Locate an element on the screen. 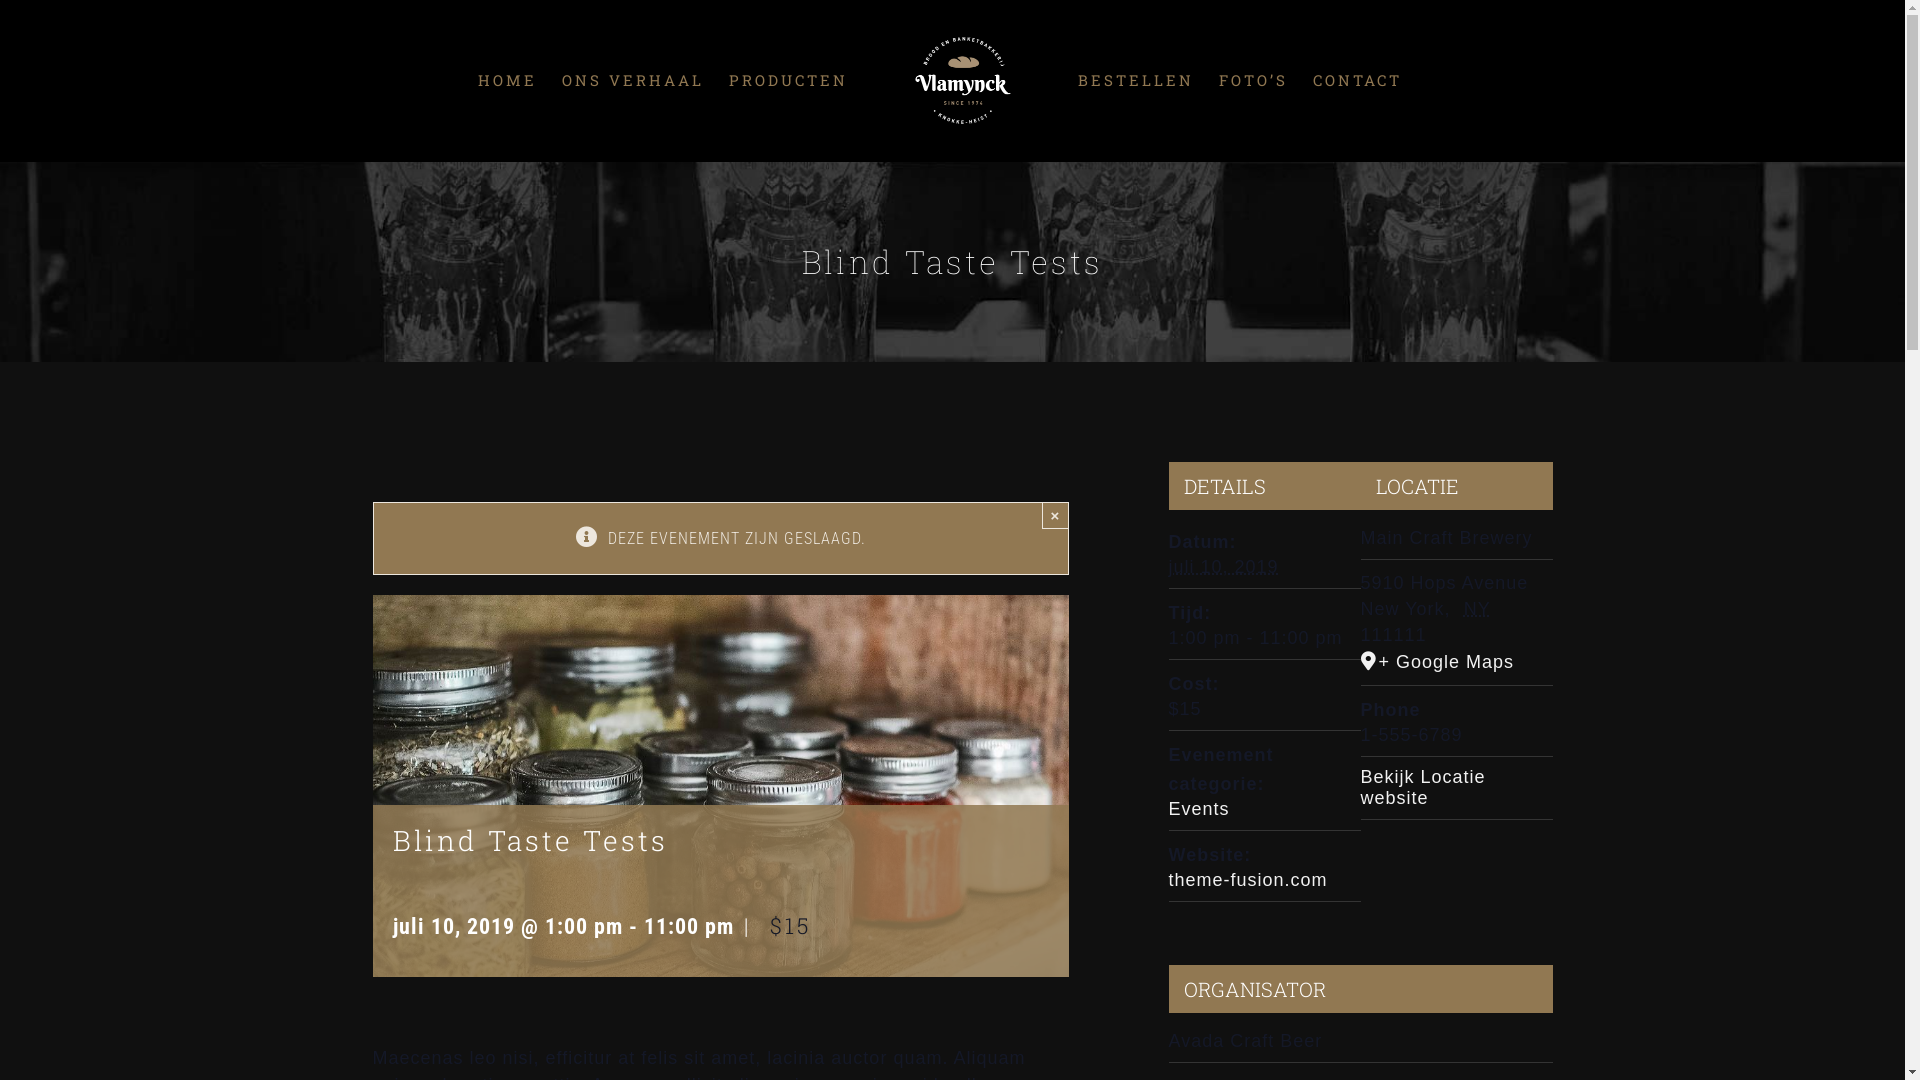  'CONTACT' is located at coordinates (1357, 80).